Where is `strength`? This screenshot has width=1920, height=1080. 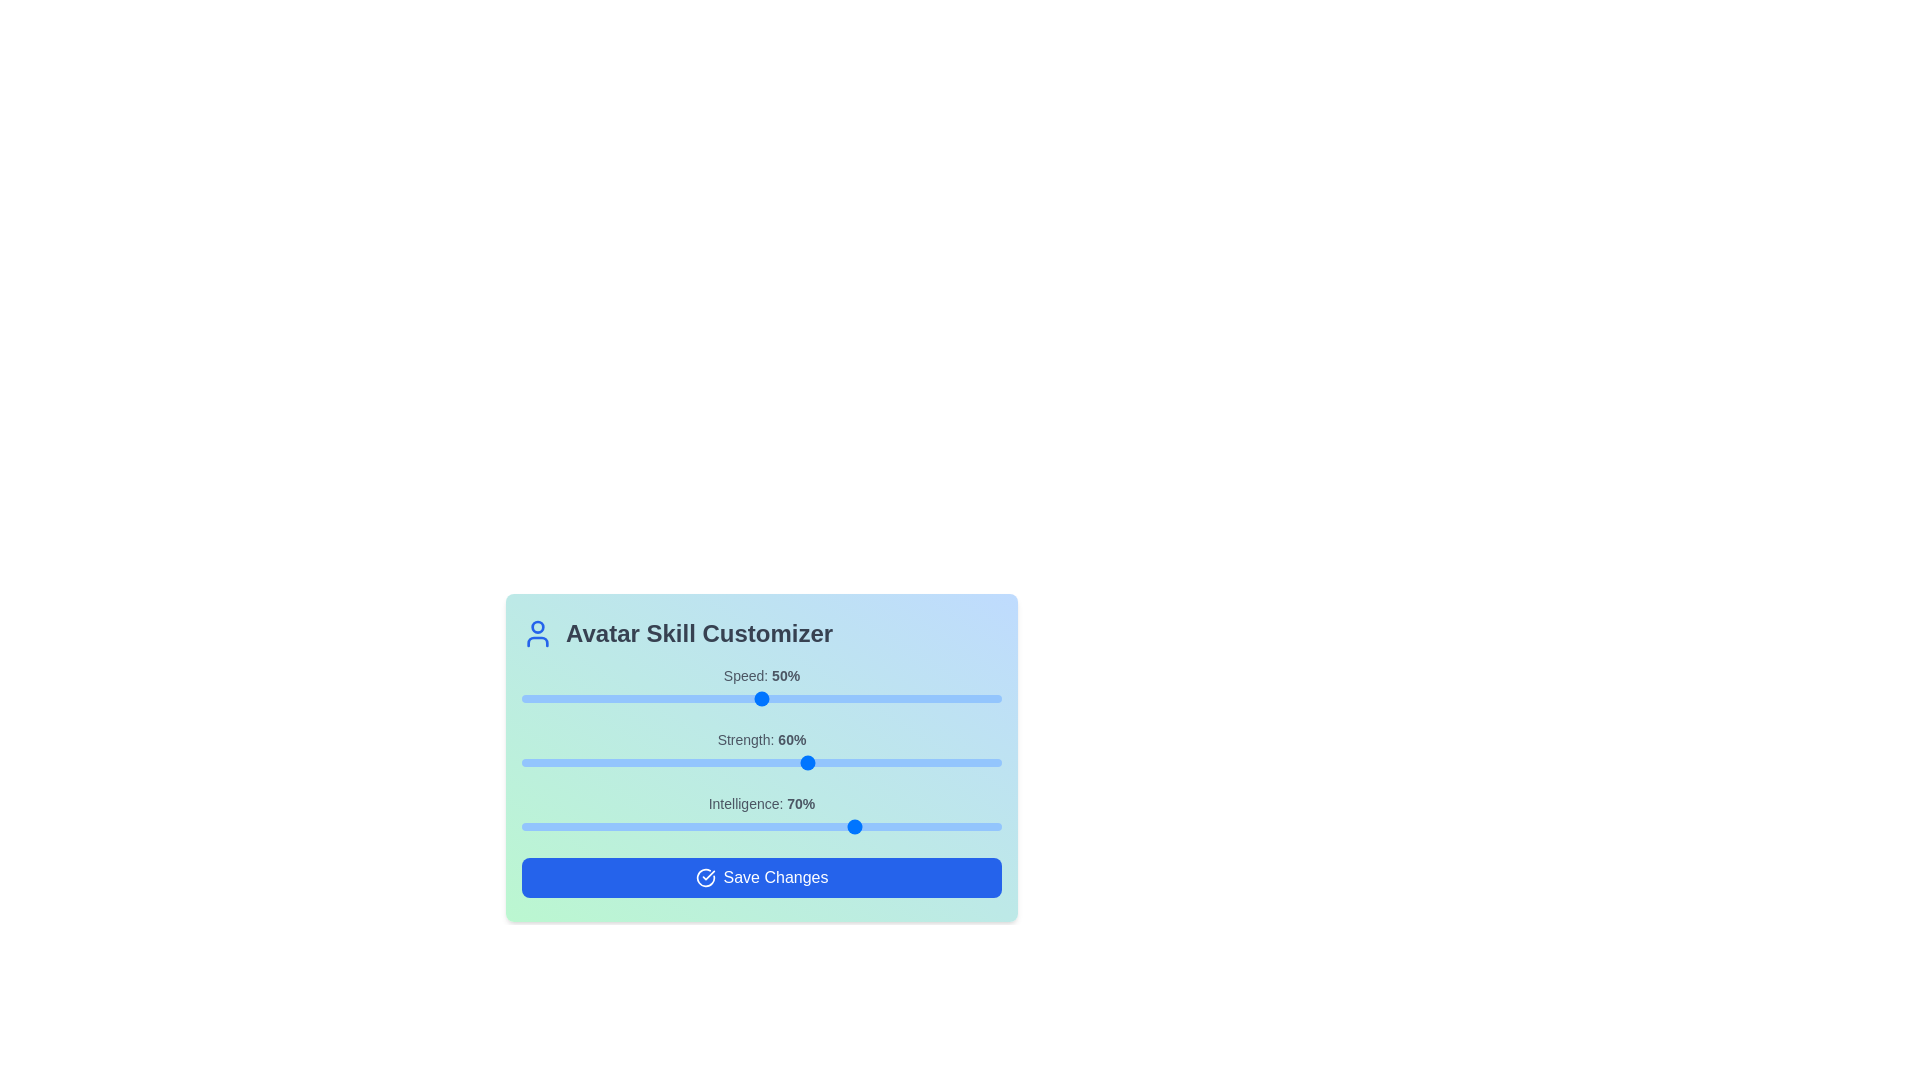 strength is located at coordinates (929, 763).